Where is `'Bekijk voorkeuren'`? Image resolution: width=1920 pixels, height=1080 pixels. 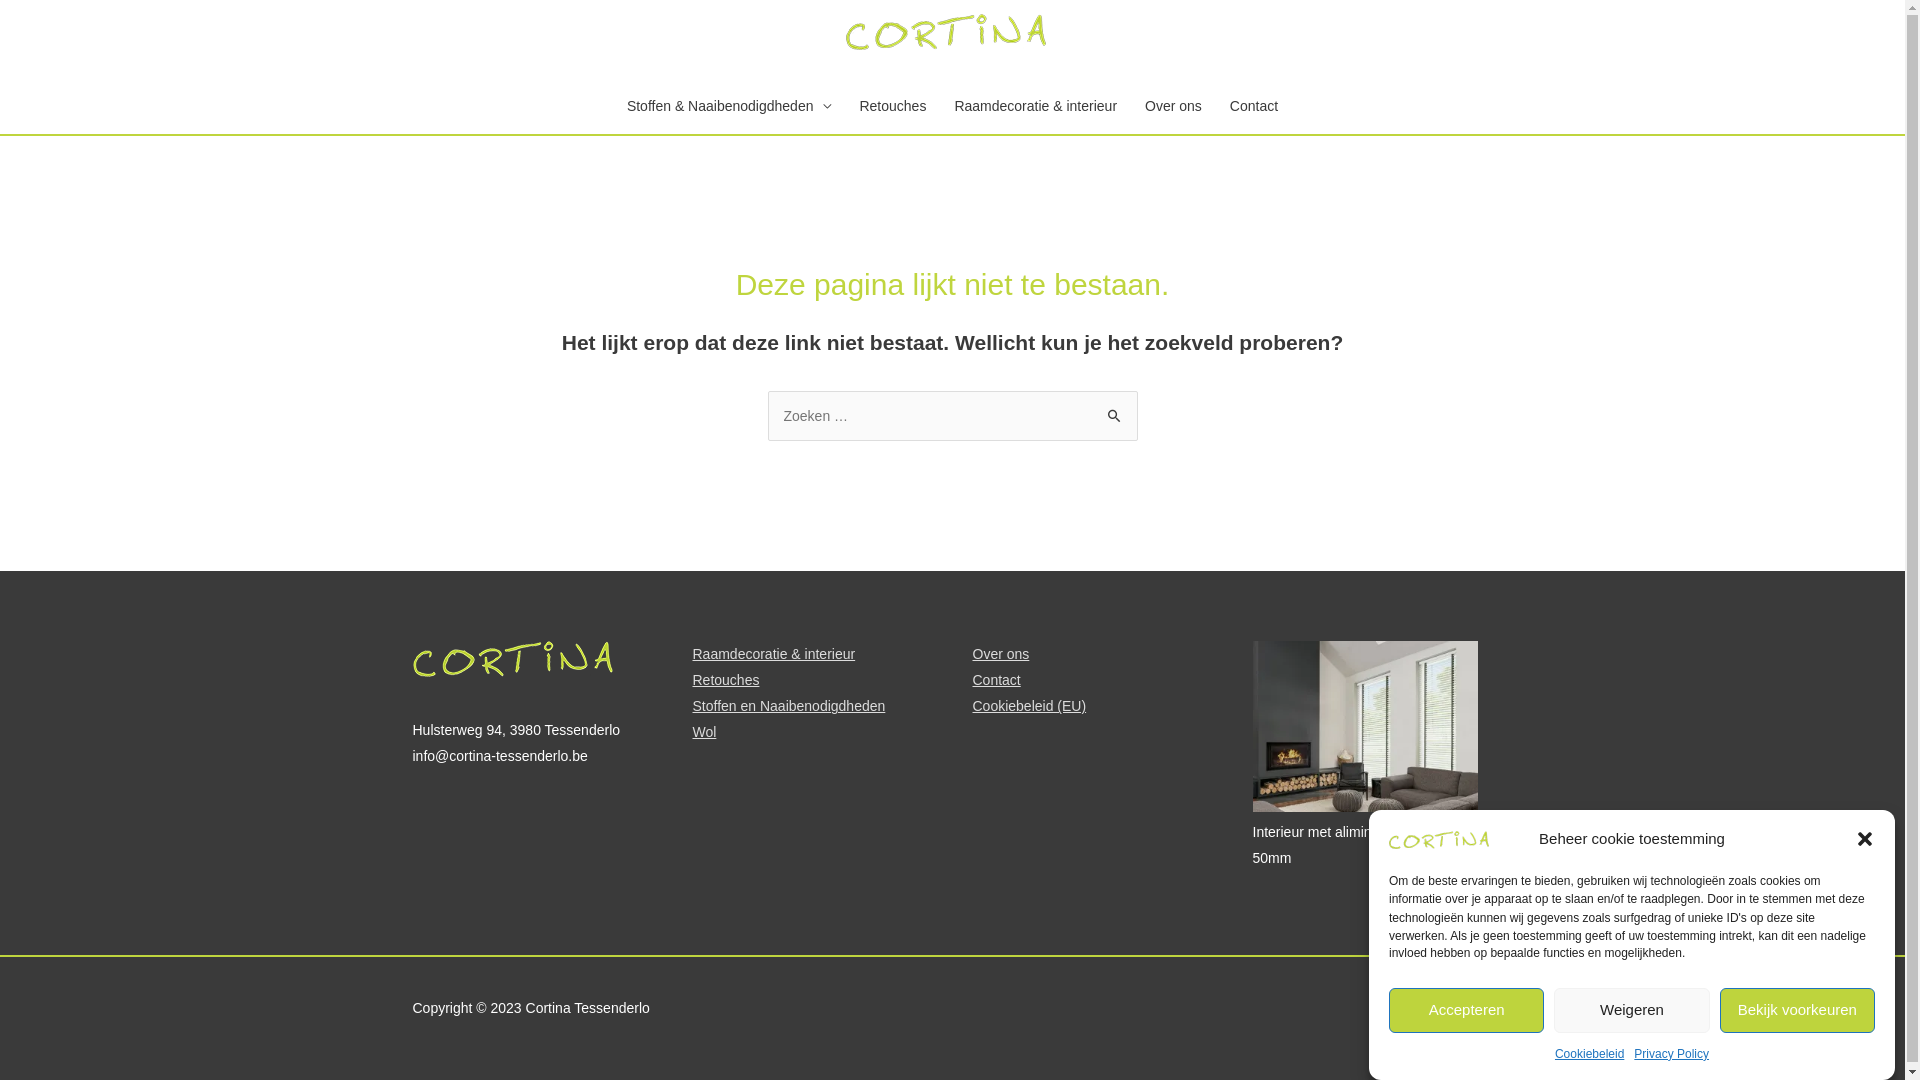 'Bekijk voorkeuren' is located at coordinates (1797, 1010).